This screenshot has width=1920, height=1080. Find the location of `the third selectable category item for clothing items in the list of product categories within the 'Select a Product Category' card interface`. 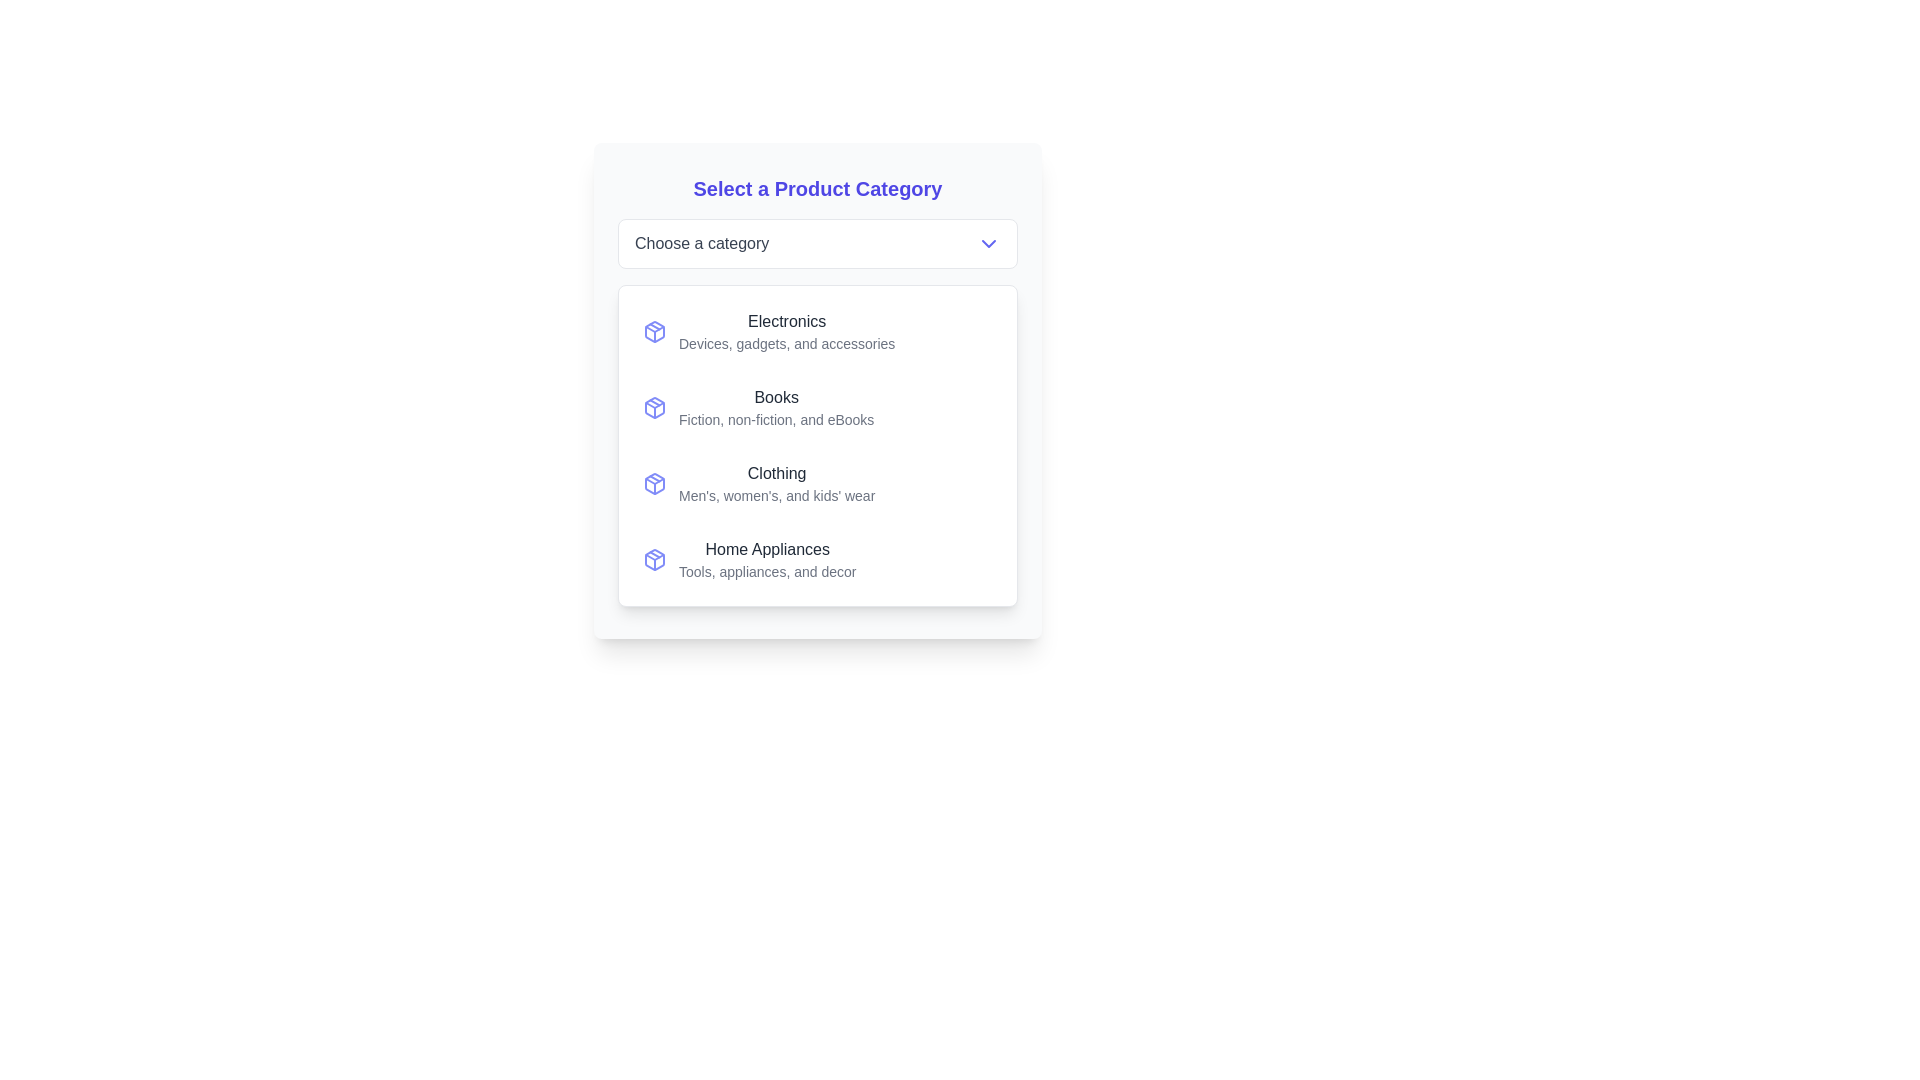

the third selectable category item for clothing items in the list of product categories within the 'Select a Product Category' card interface is located at coordinates (817, 483).